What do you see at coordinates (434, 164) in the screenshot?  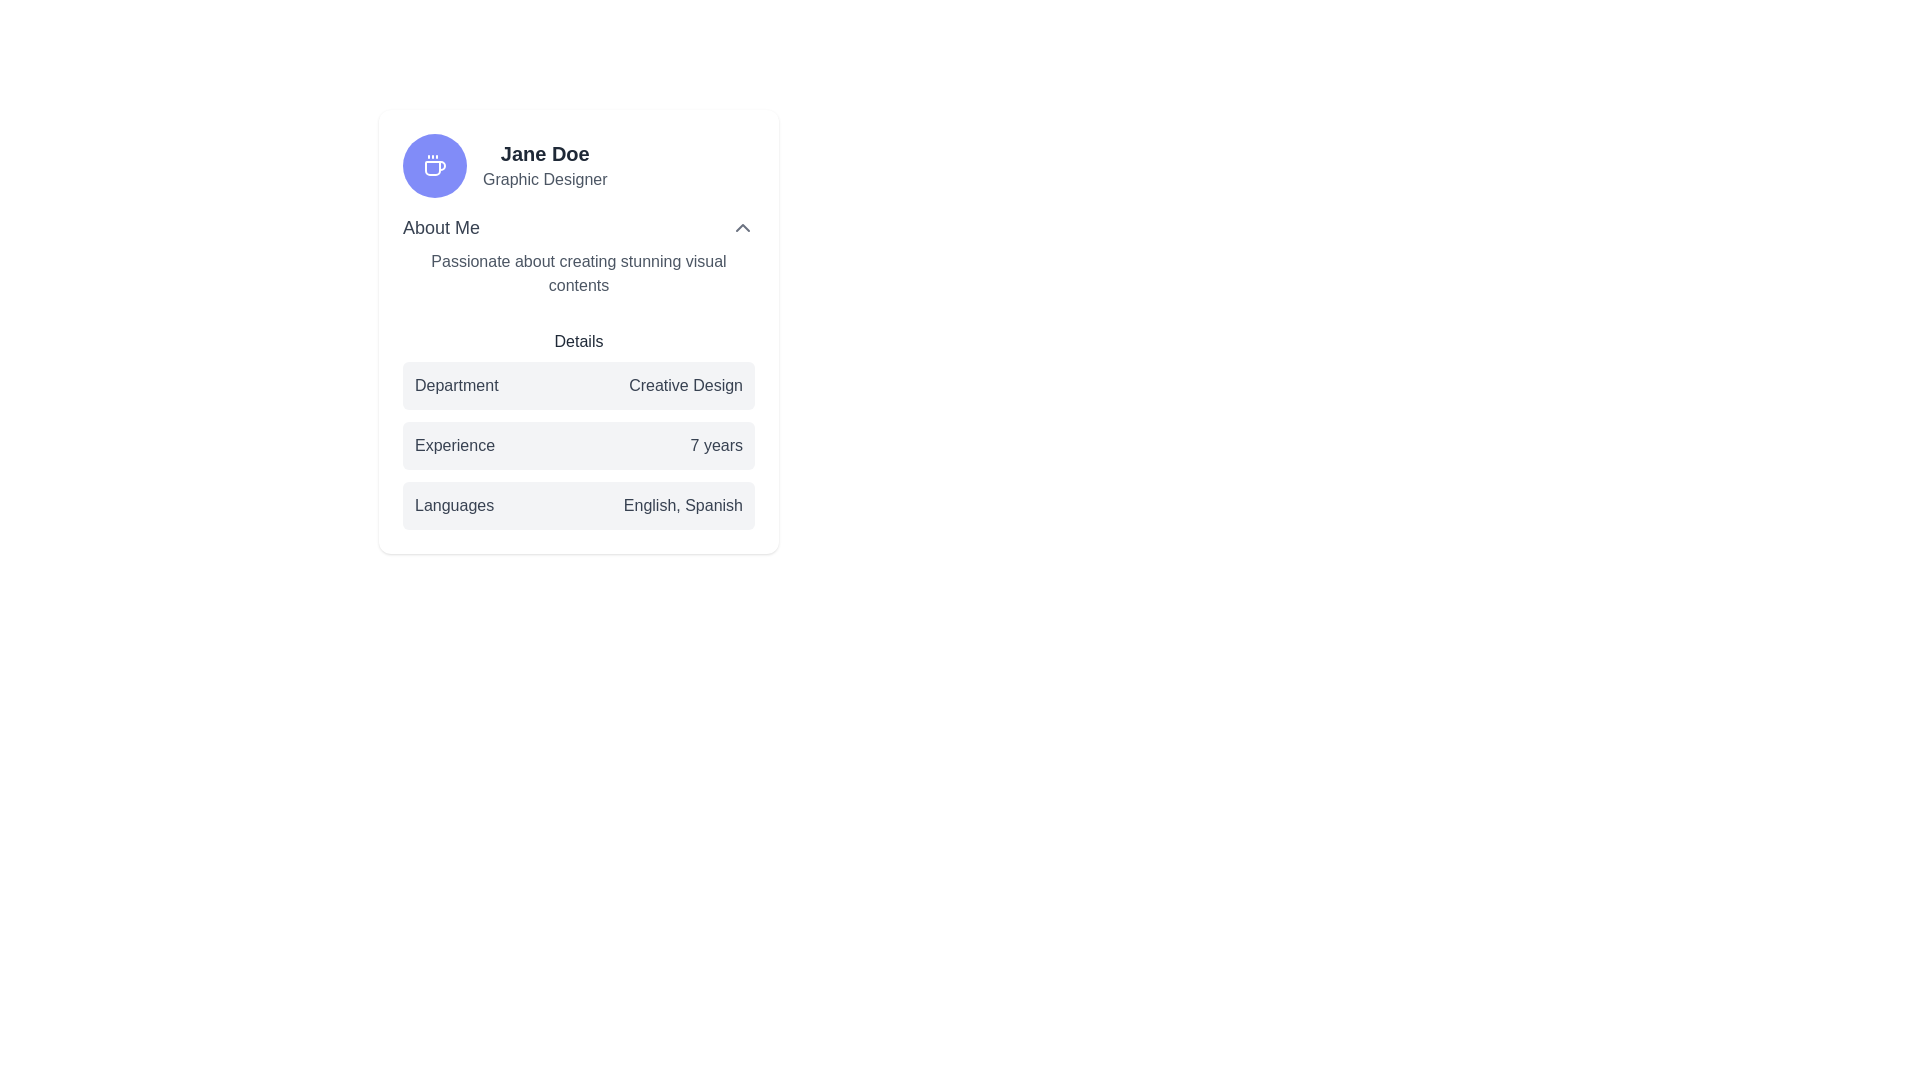 I see `the decorative icon located in the top-left section of the profile card, which is centered above the user name 'Jane Doe'` at bounding box center [434, 164].